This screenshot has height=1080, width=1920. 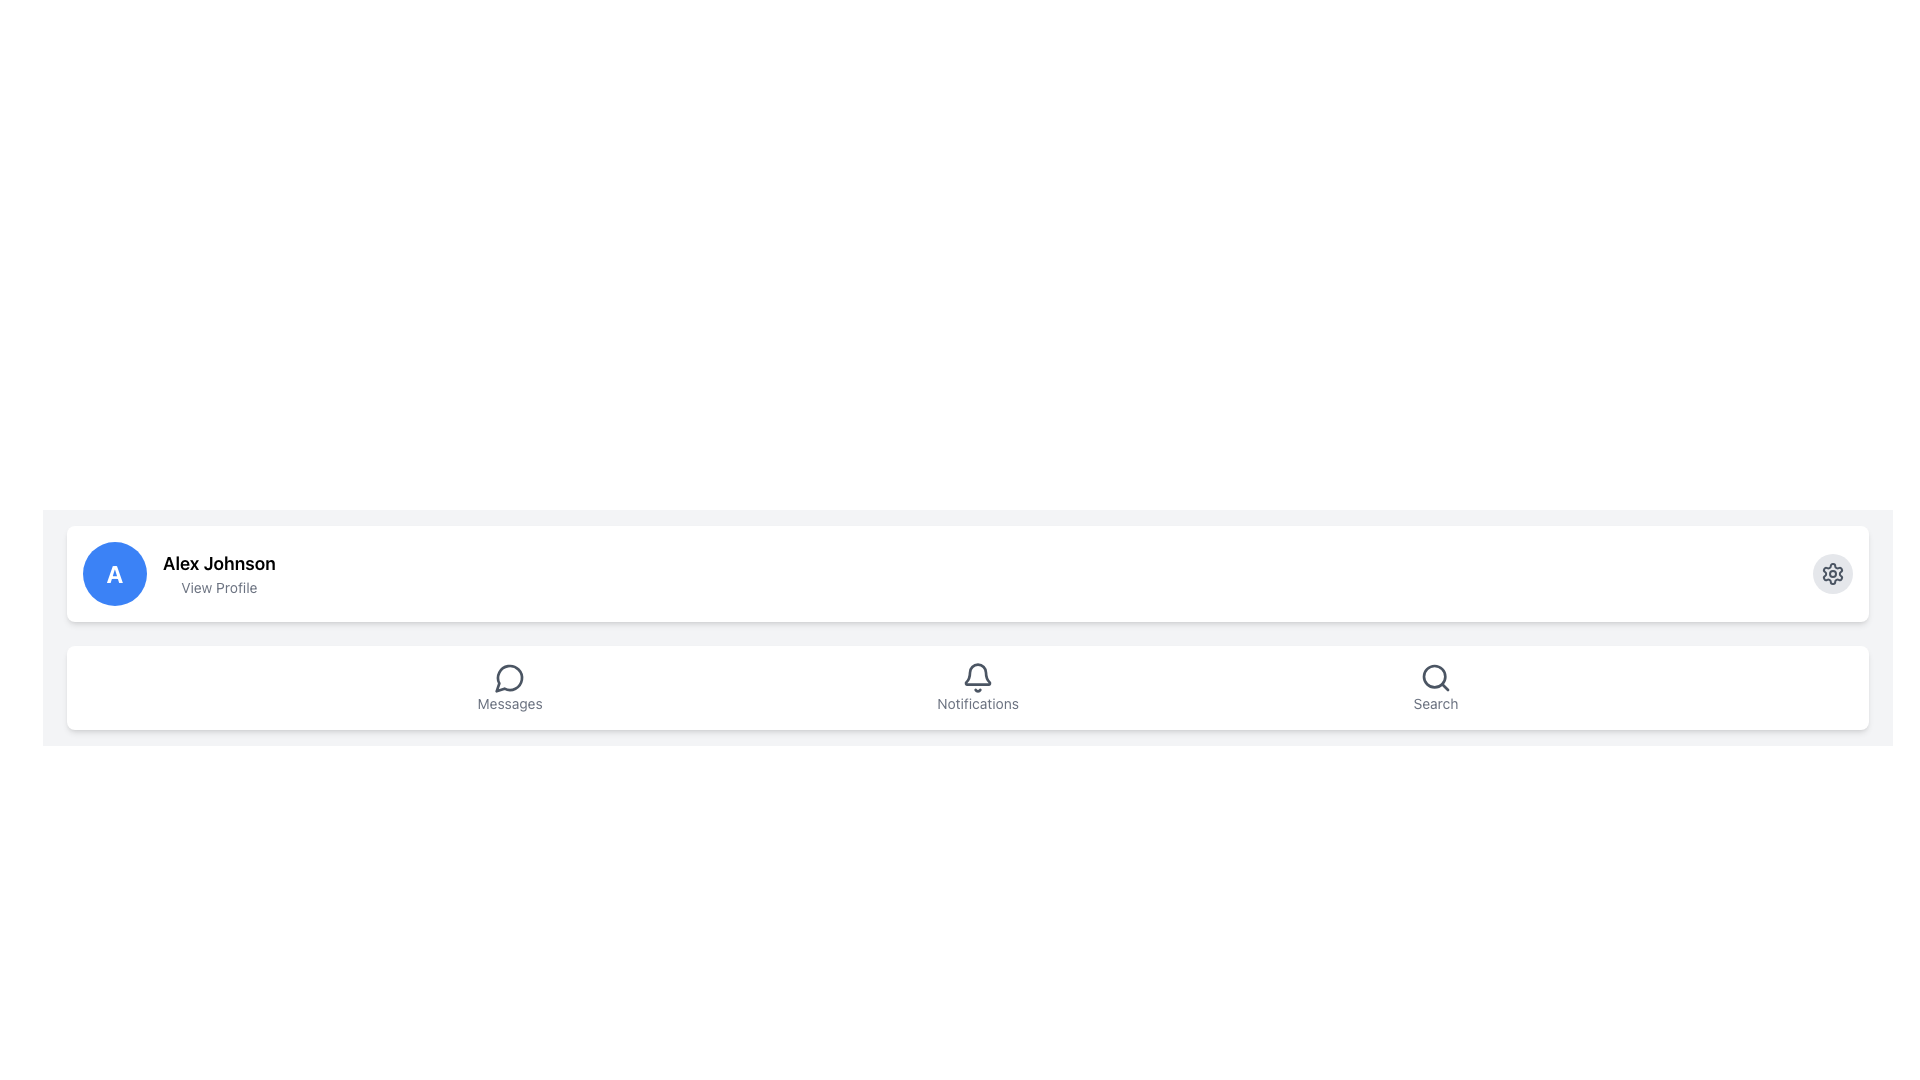 What do you see at coordinates (219, 563) in the screenshot?
I see `name displayed in the text label located at the top-left area of the interface, before the text 'View Profile'` at bounding box center [219, 563].